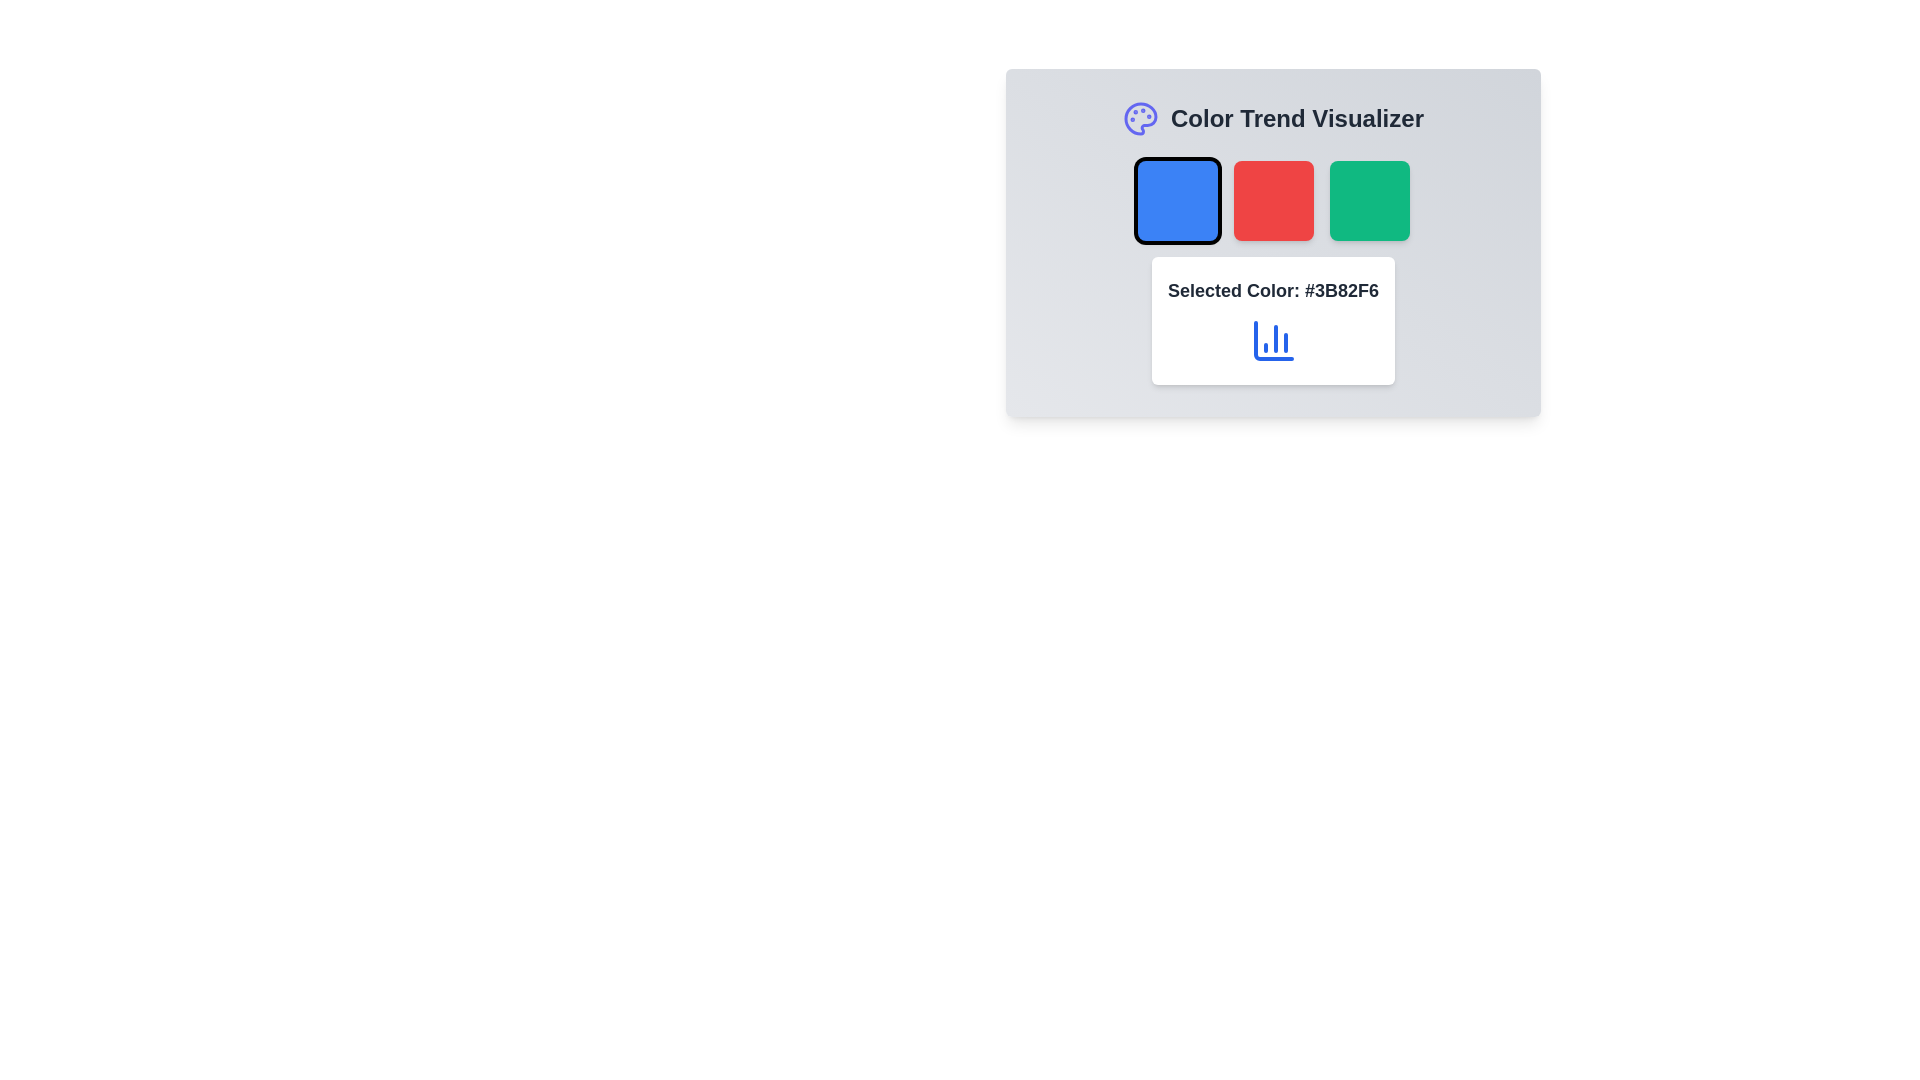  I want to click on the static text displaying the currently selected color and its hex code, located at the top of the white card, so click(1272, 290).